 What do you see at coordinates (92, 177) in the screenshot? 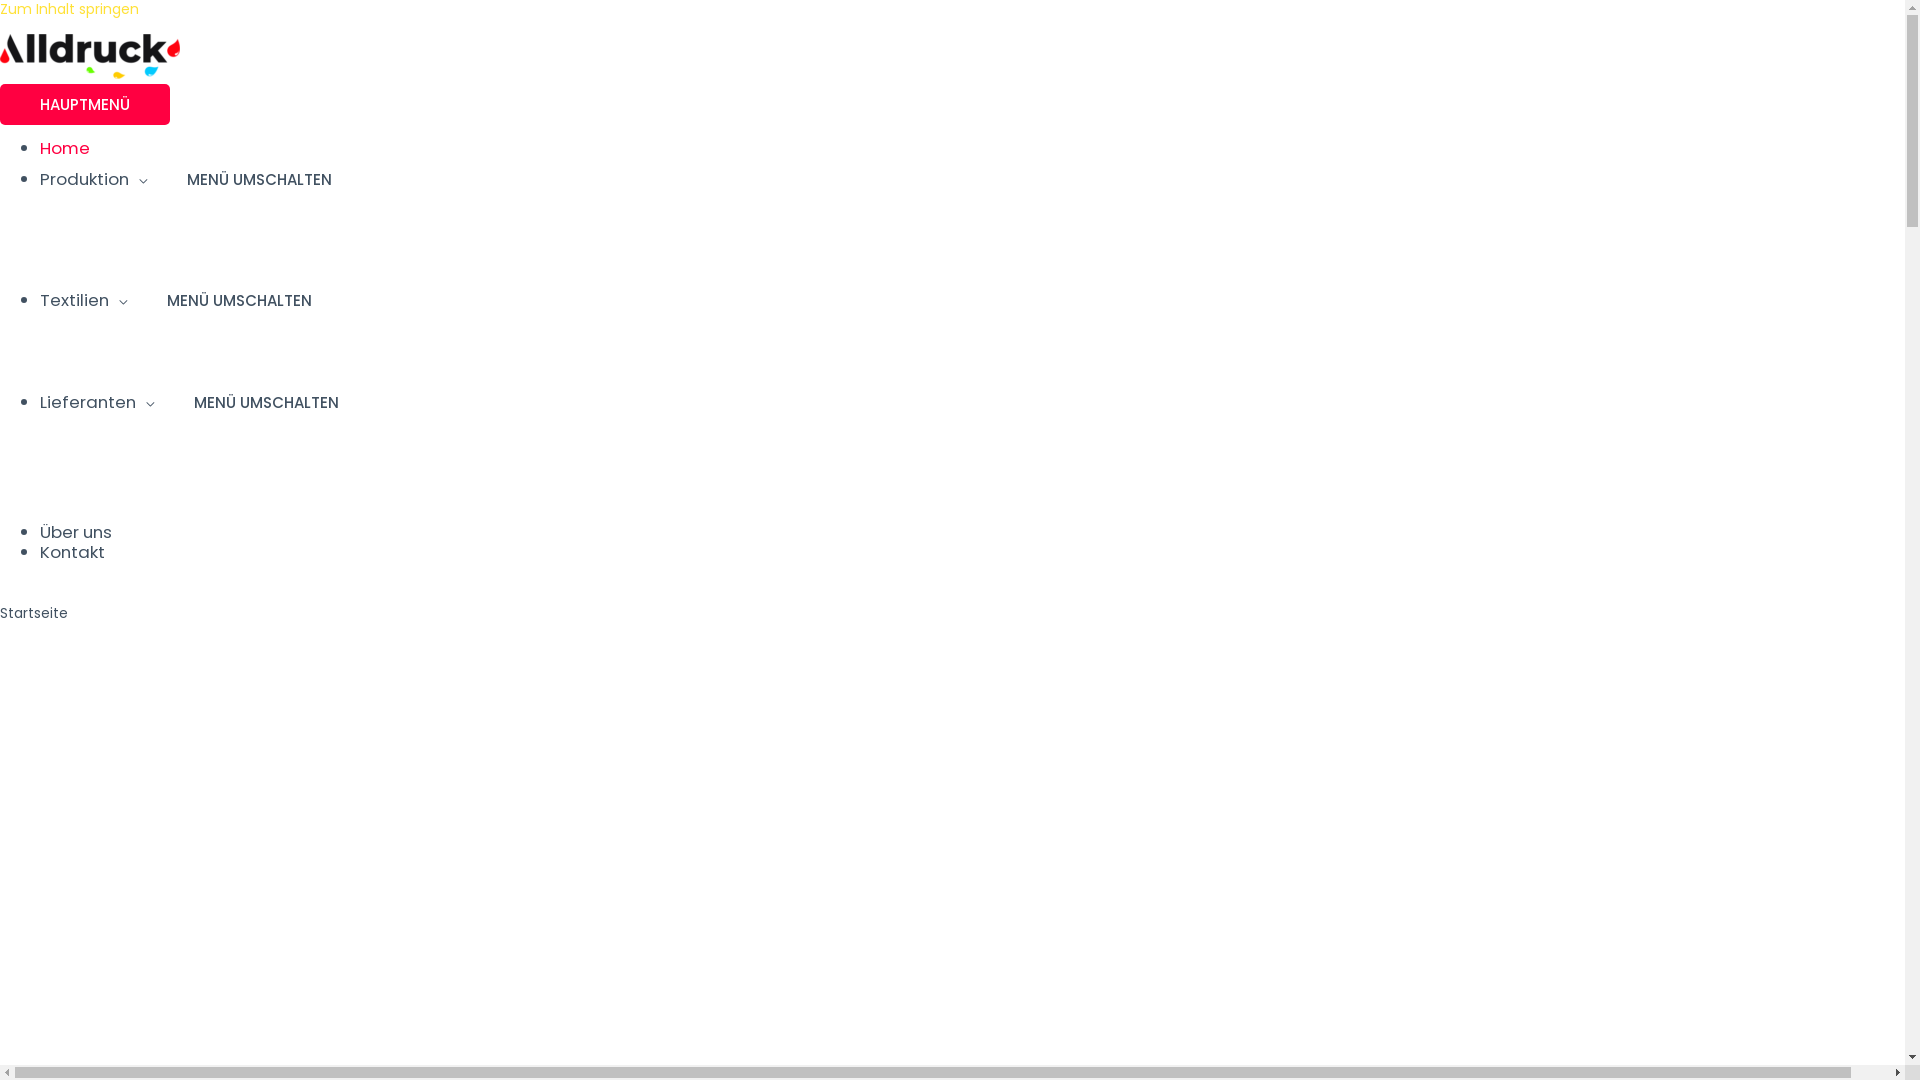
I see `'Produktion'` at bounding box center [92, 177].